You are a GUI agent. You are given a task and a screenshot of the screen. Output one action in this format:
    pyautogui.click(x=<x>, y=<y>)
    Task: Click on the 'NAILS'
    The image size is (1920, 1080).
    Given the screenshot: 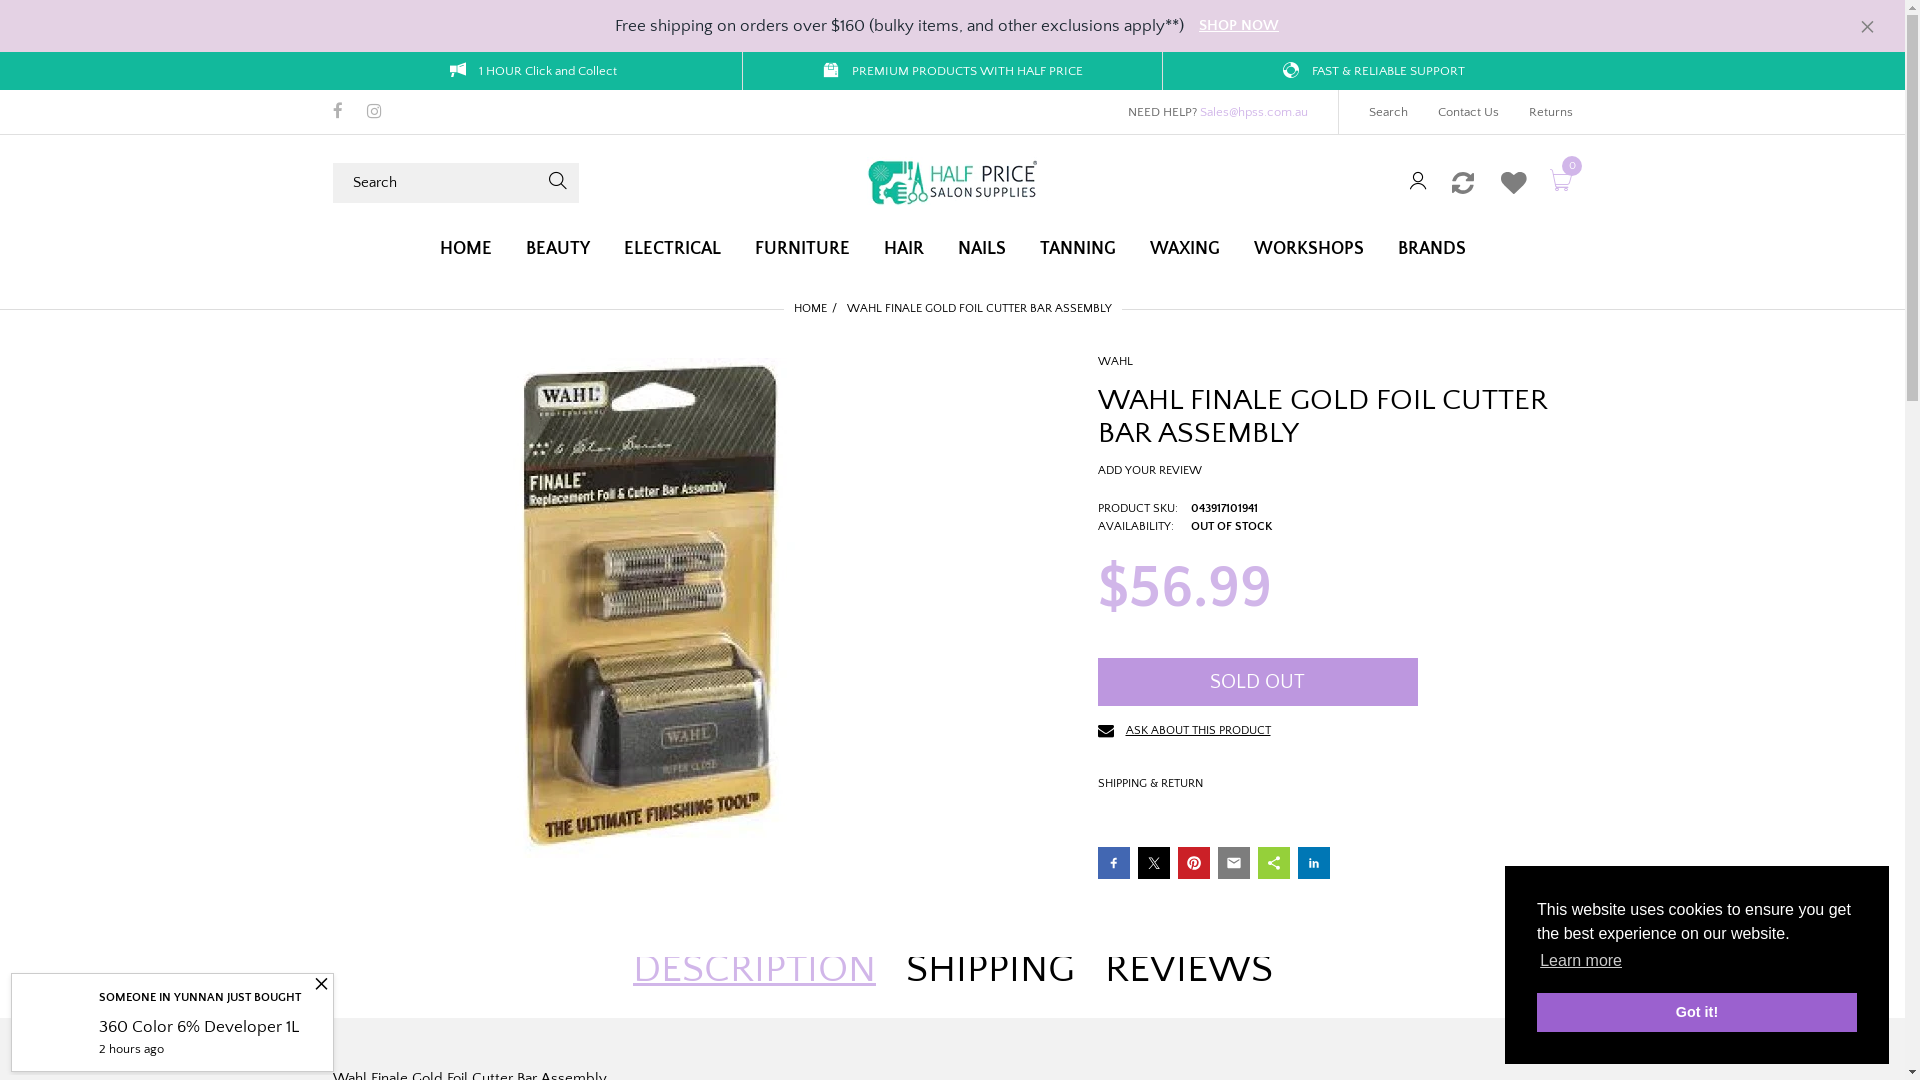 What is the action you would take?
    pyautogui.click(x=982, y=248)
    